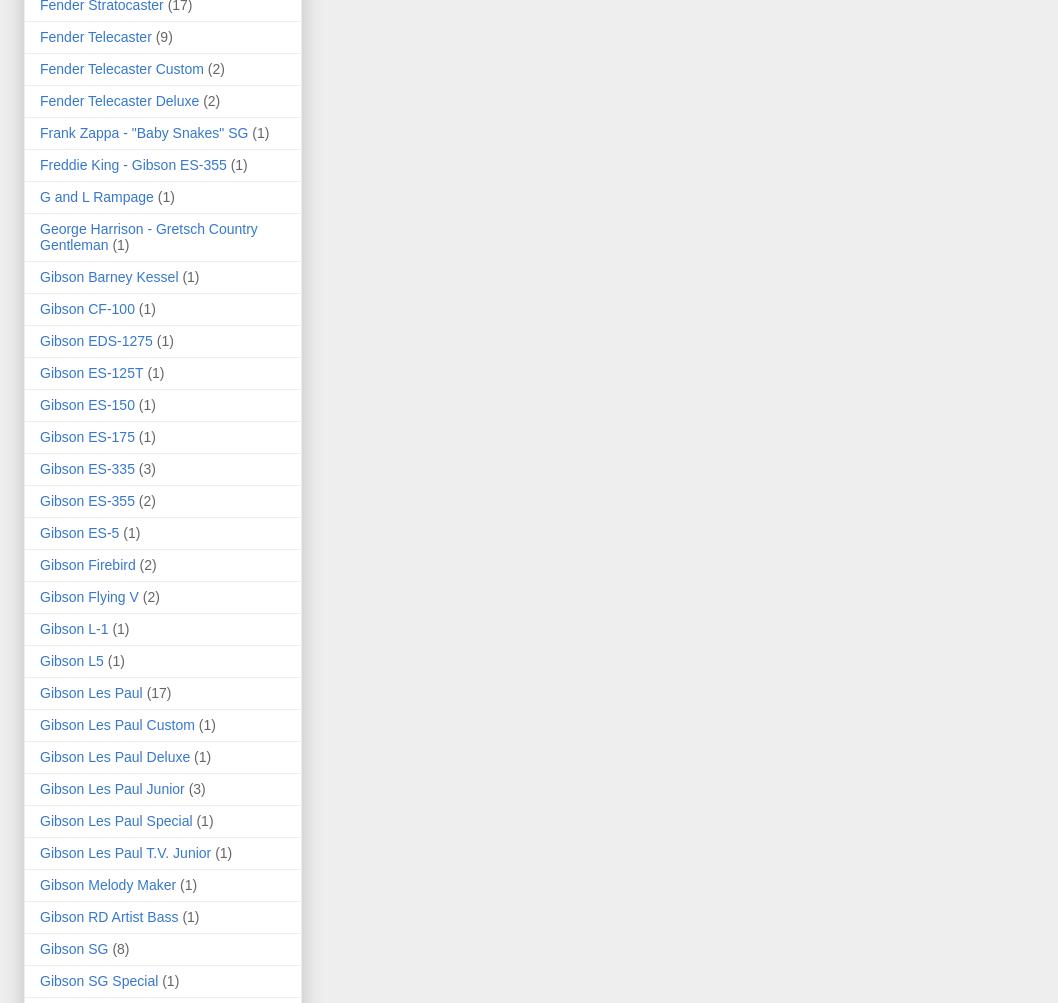  Describe the element at coordinates (73, 947) in the screenshot. I see `'Gibson SG'` at that location.